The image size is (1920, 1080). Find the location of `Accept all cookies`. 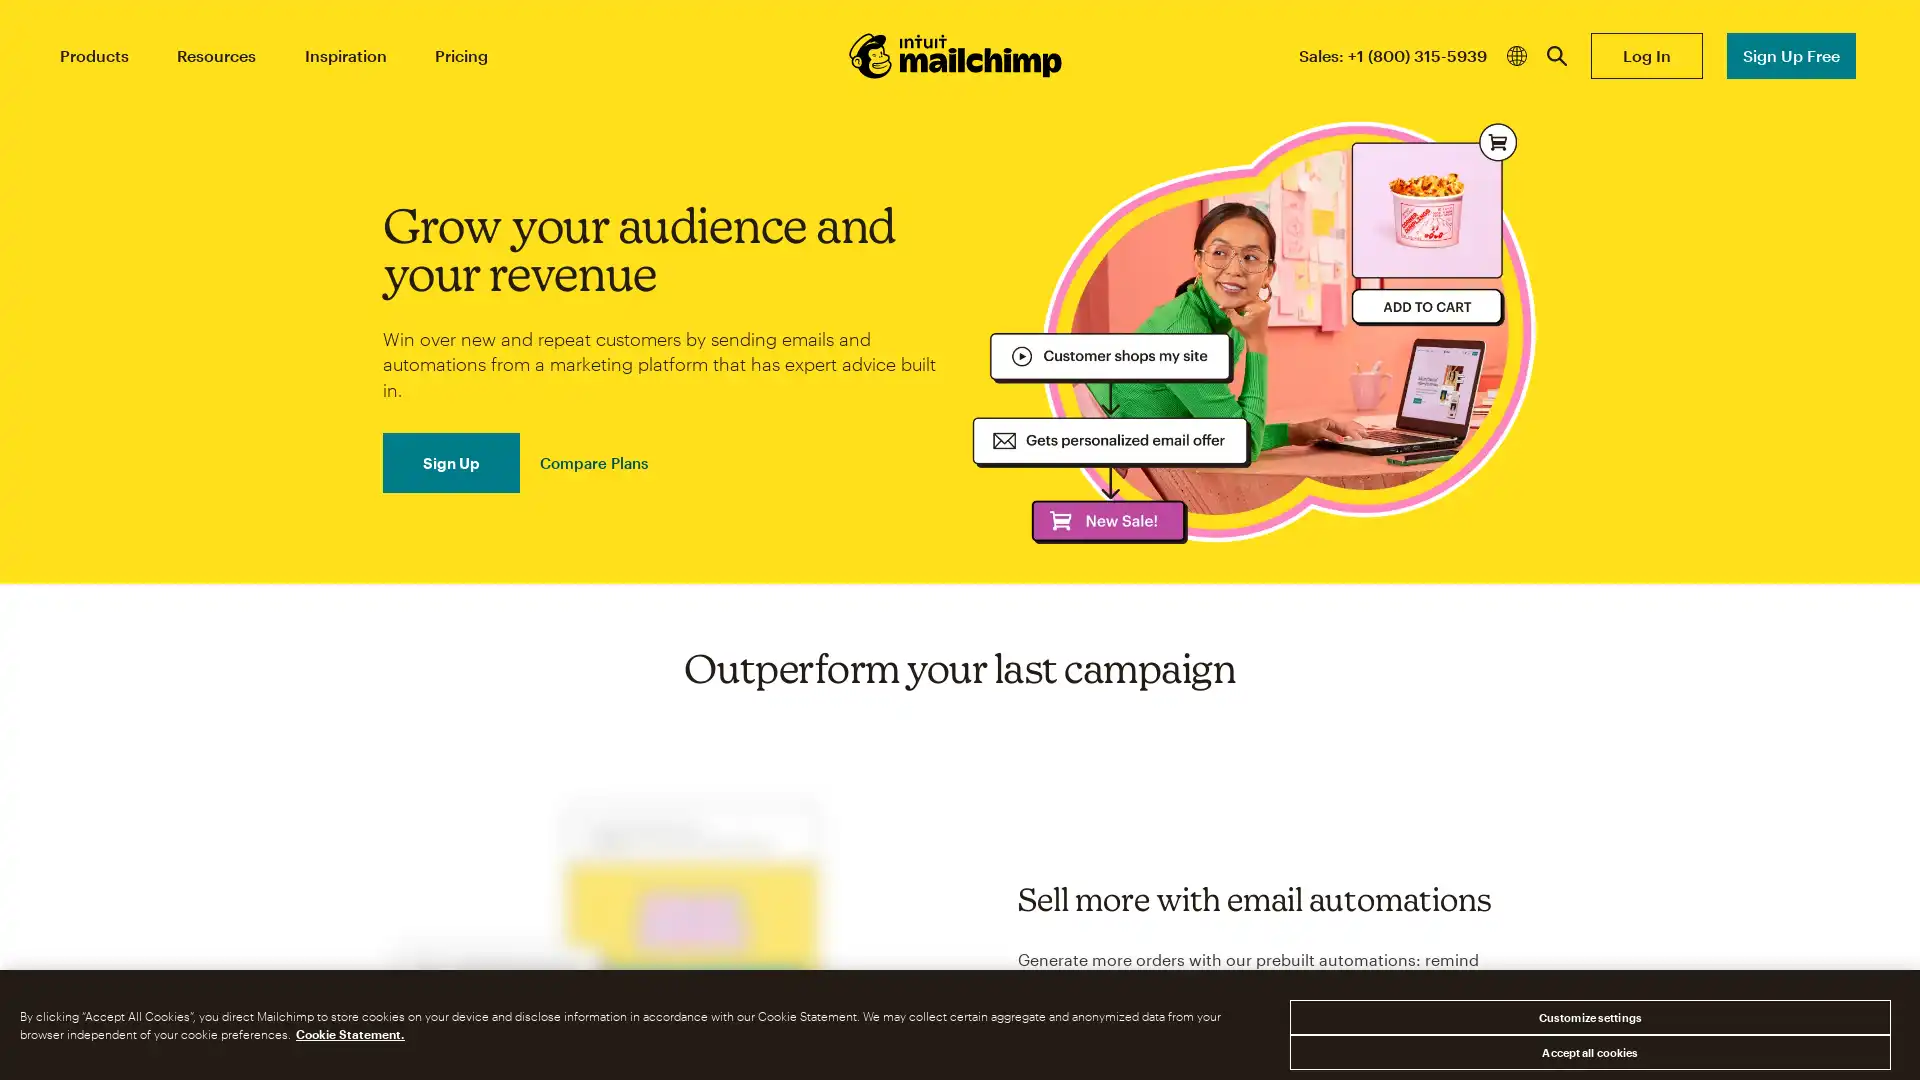

Accept all cookies is located at coordinates (1588, 1051).